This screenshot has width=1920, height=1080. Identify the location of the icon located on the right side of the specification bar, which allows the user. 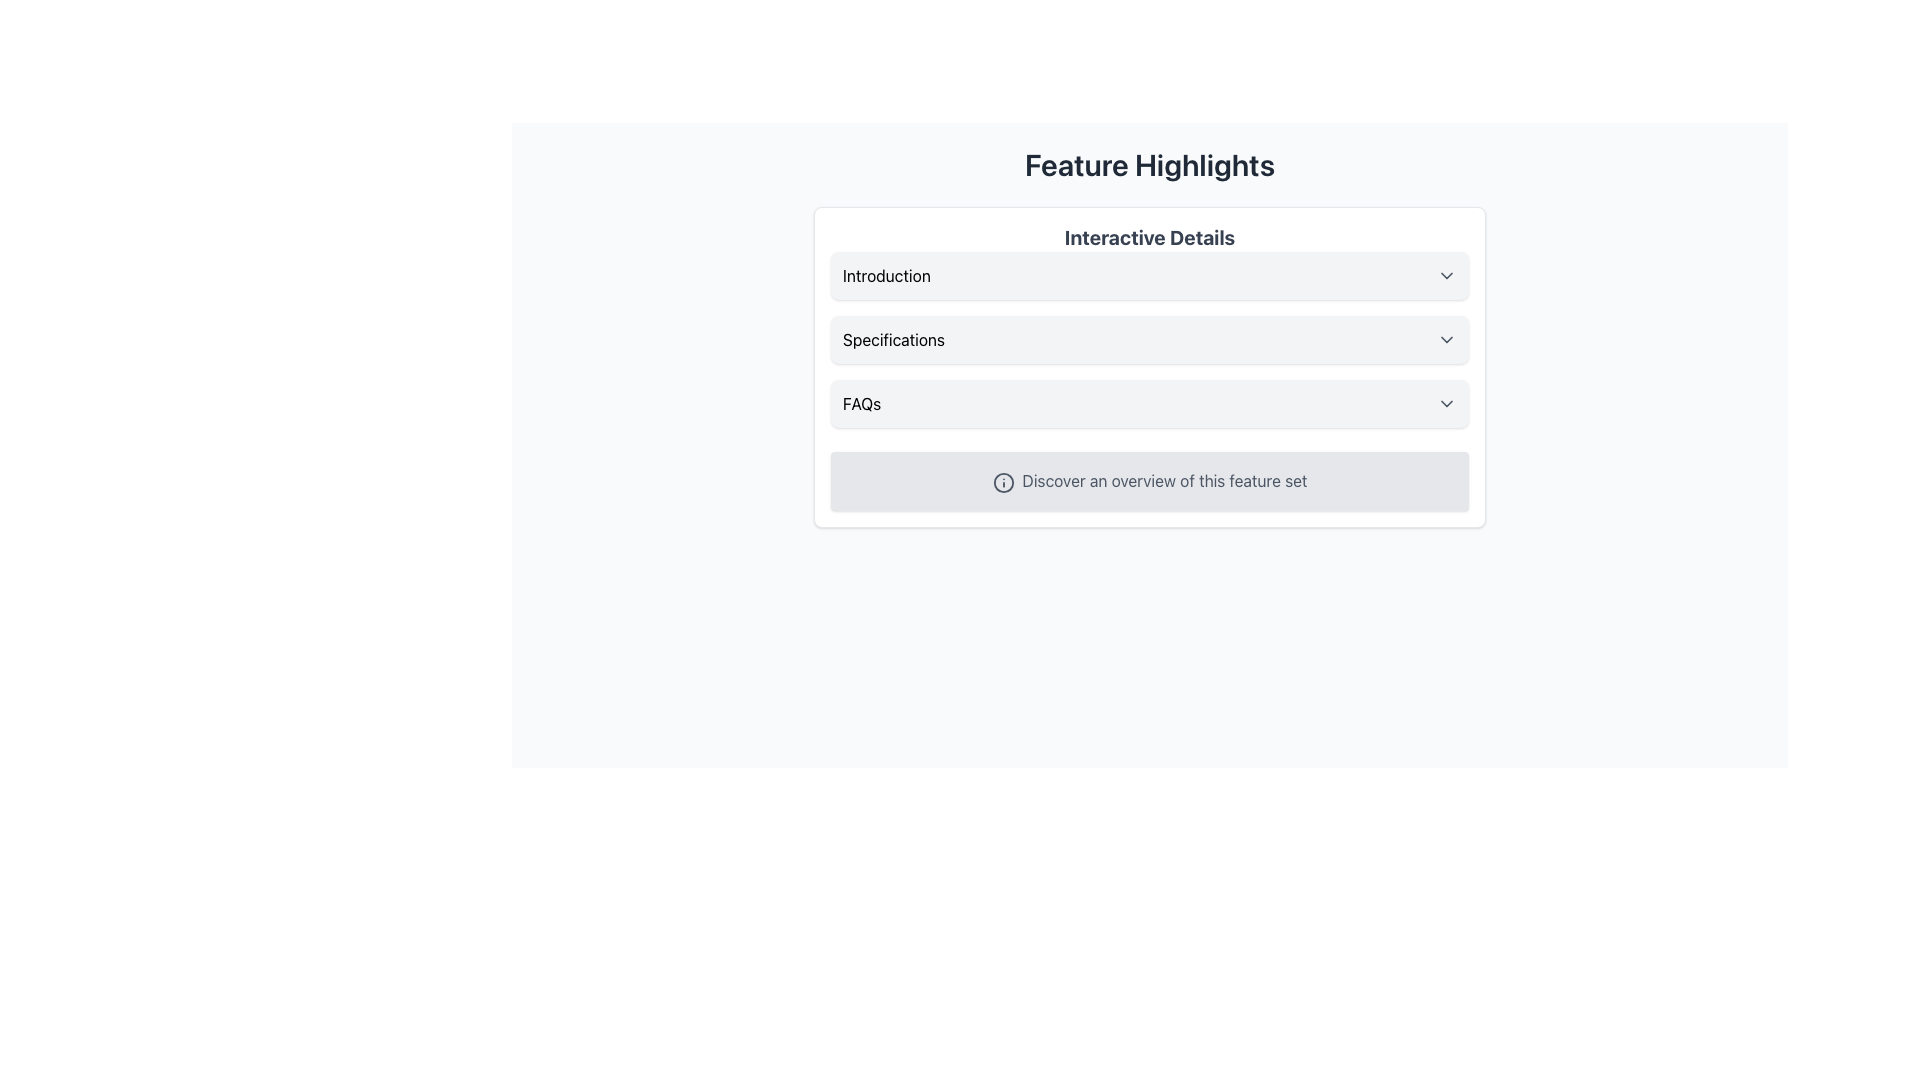
(1446, 338).